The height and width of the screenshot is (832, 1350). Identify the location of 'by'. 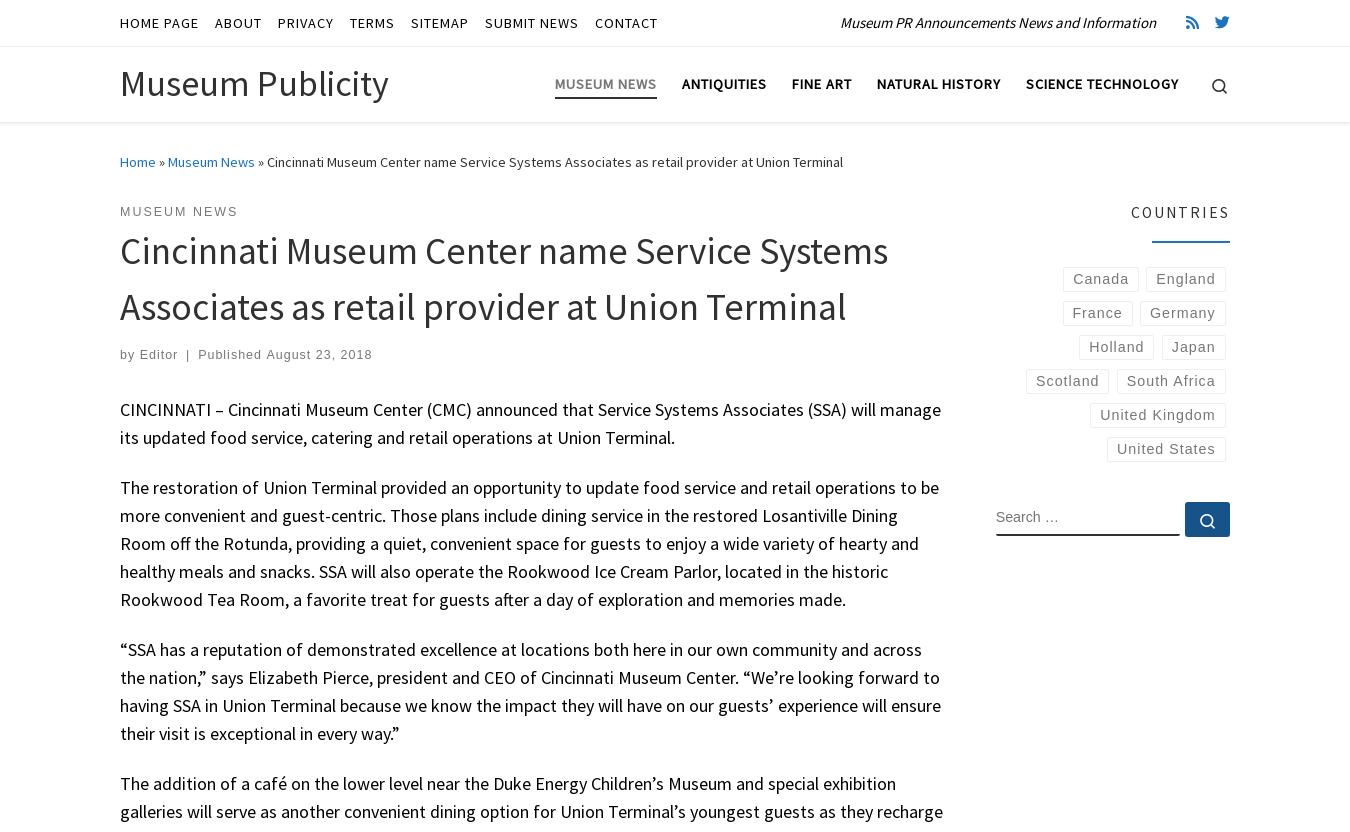
(120, 355).